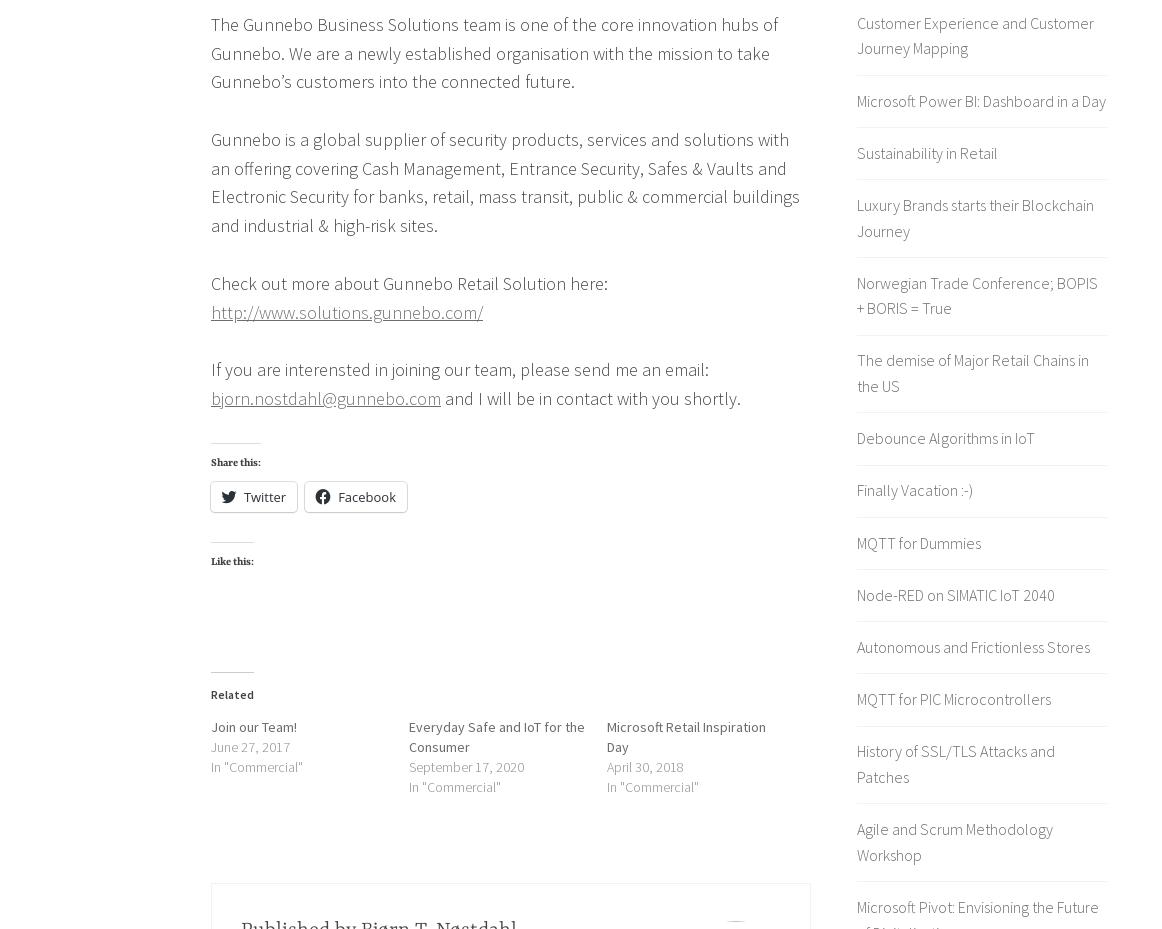 This screenshot has width=1162, height=929. What do you see at coordinates (210, 282) in the screenshot?
I see `'Check out more about Gunnebo Retail Solution here:'` at bounding box center [210, 282].